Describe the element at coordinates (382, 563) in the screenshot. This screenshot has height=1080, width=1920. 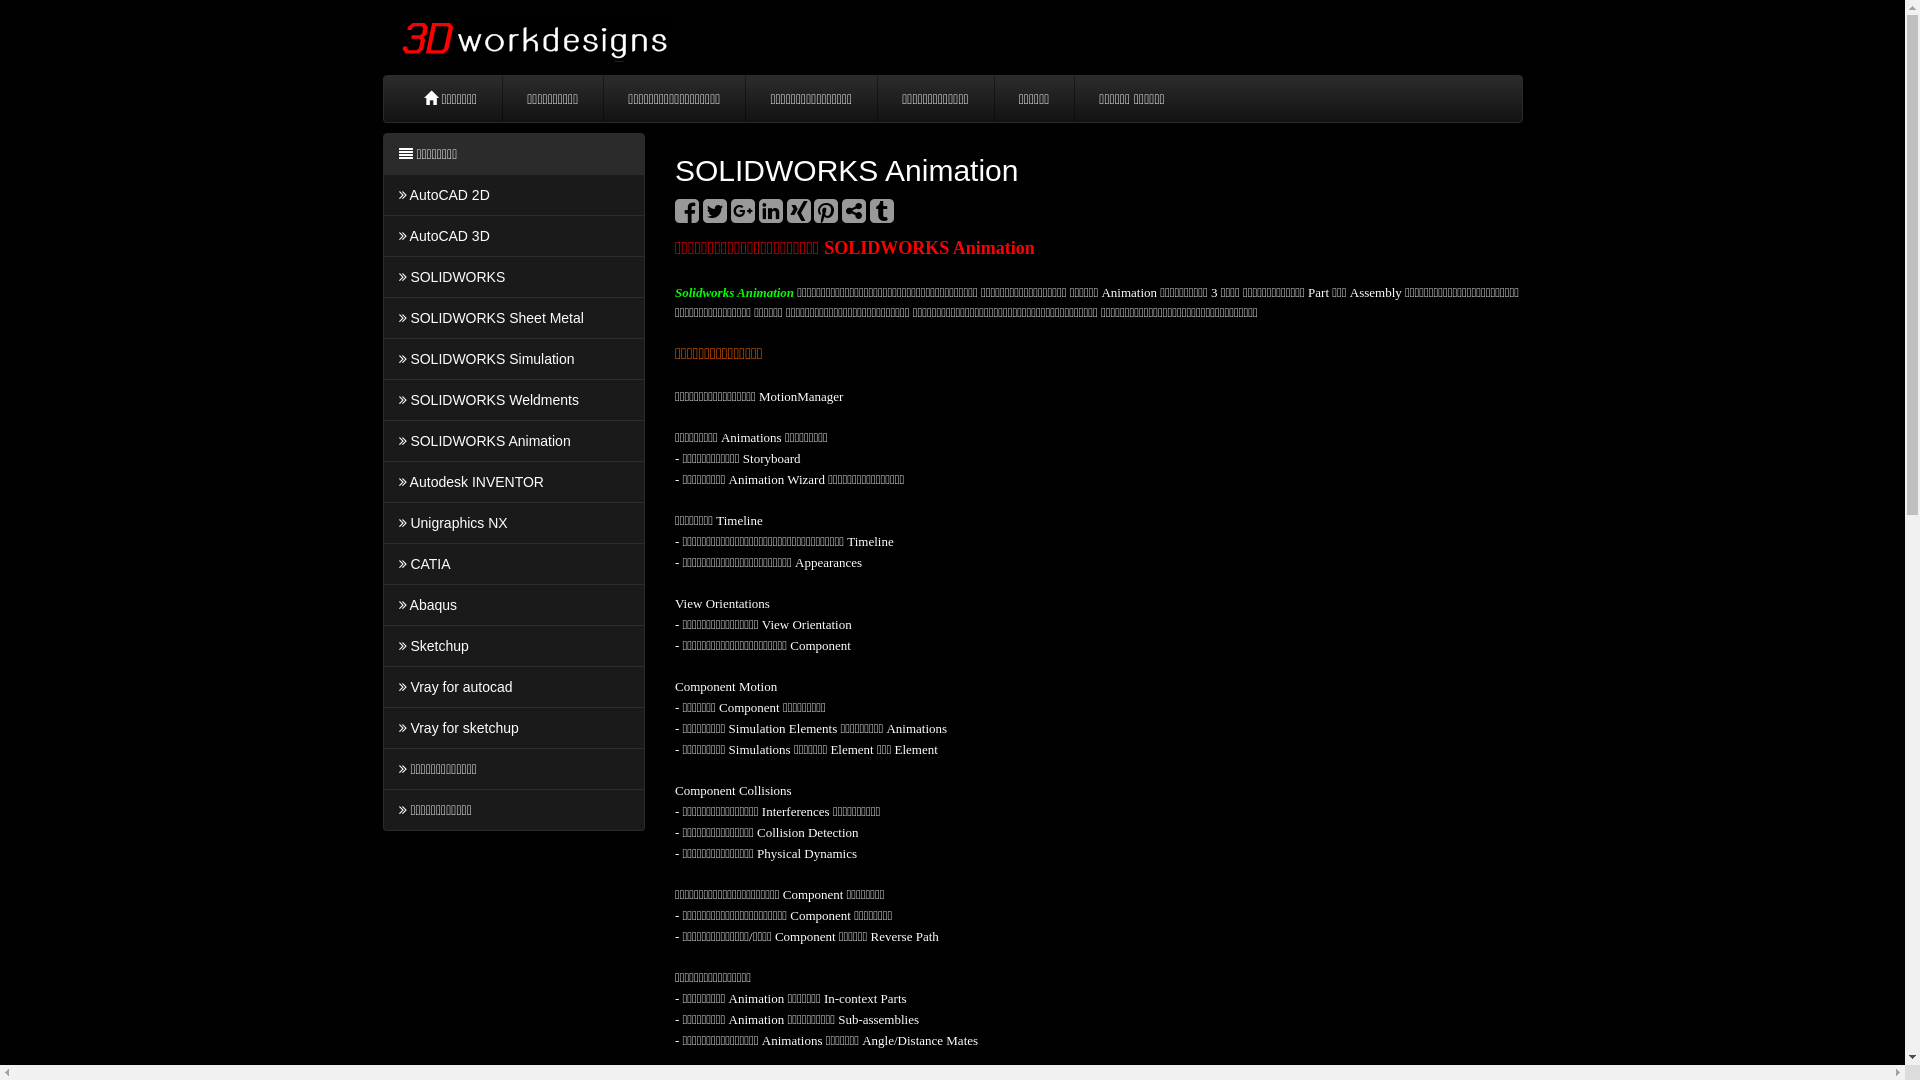
I see `'CATIA'` at that location.